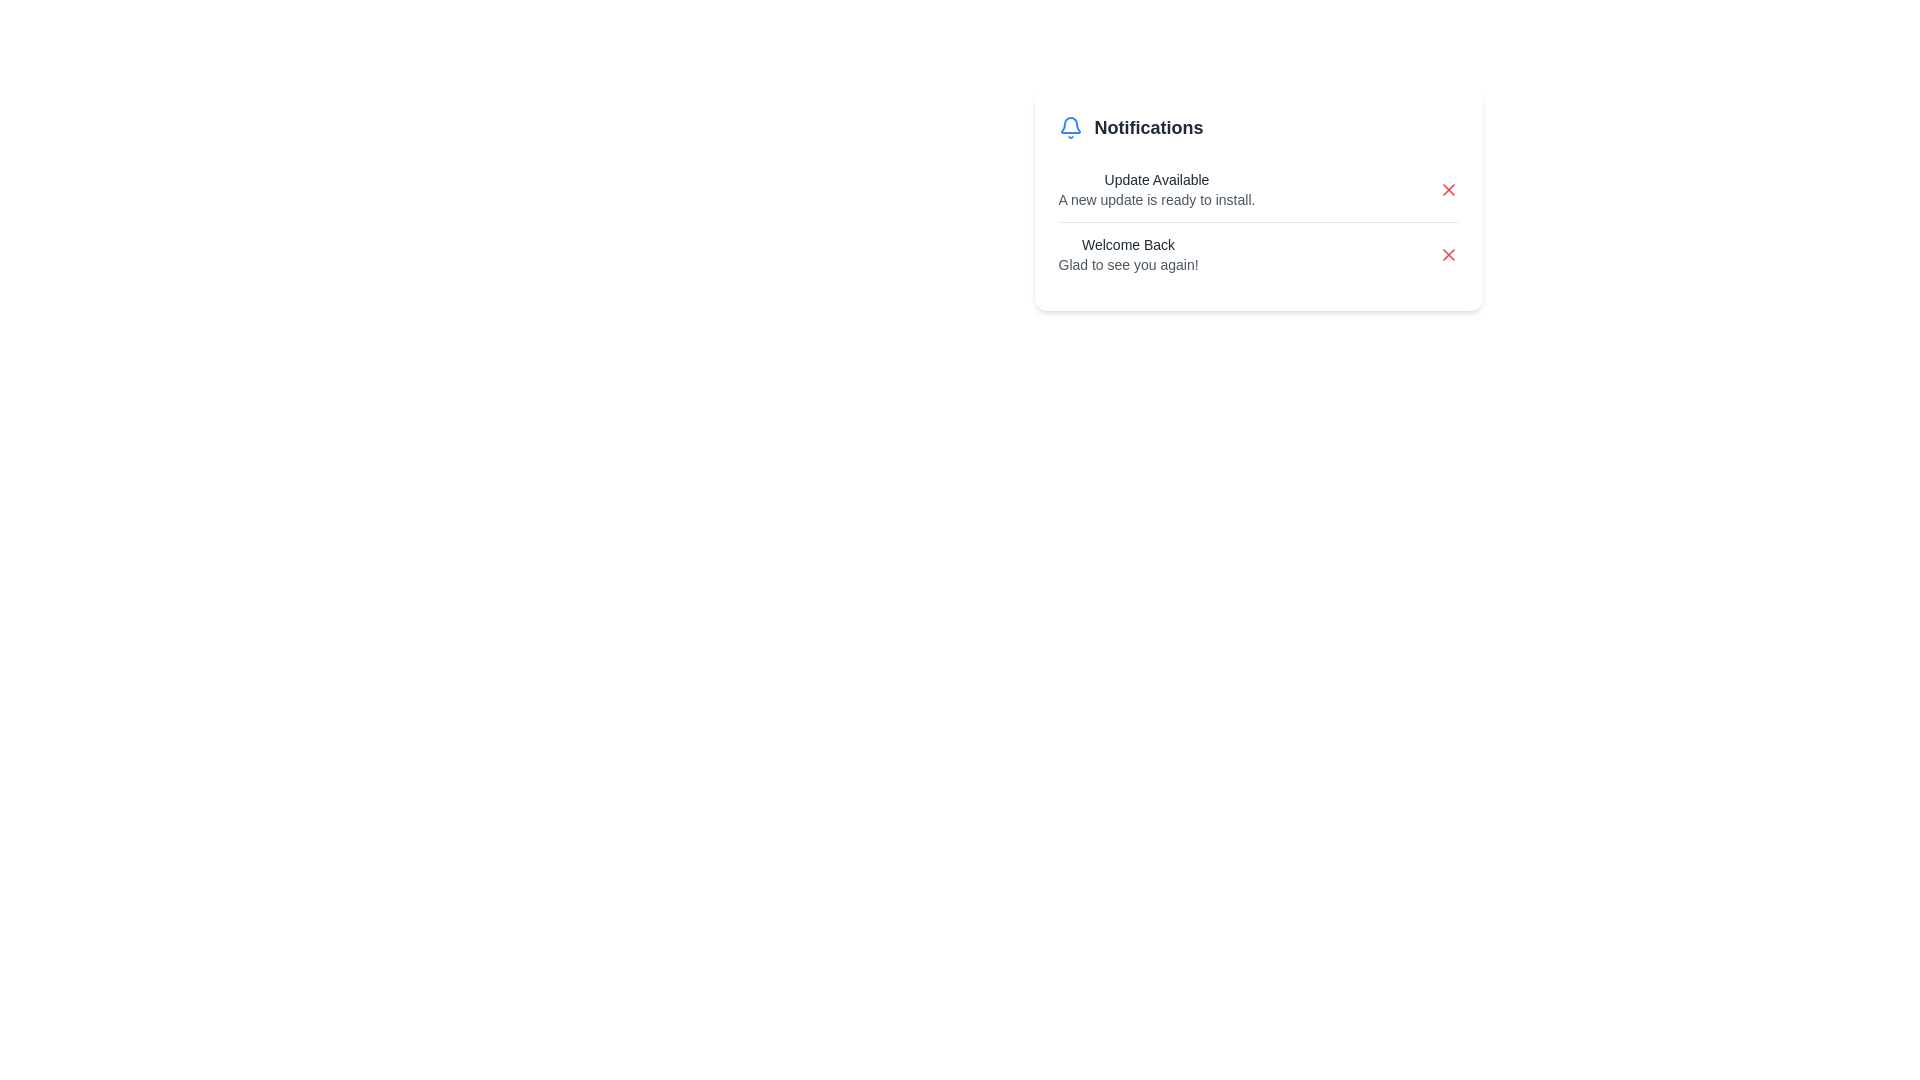 This screenshot has width=1920, height=1080. Describe the element at coordinates (1148, 127) in the screenshot. I see `the prominently styled text reading 'Notifications', which is bold and dark gray, located in the right-middle area of the notification card` at that location.